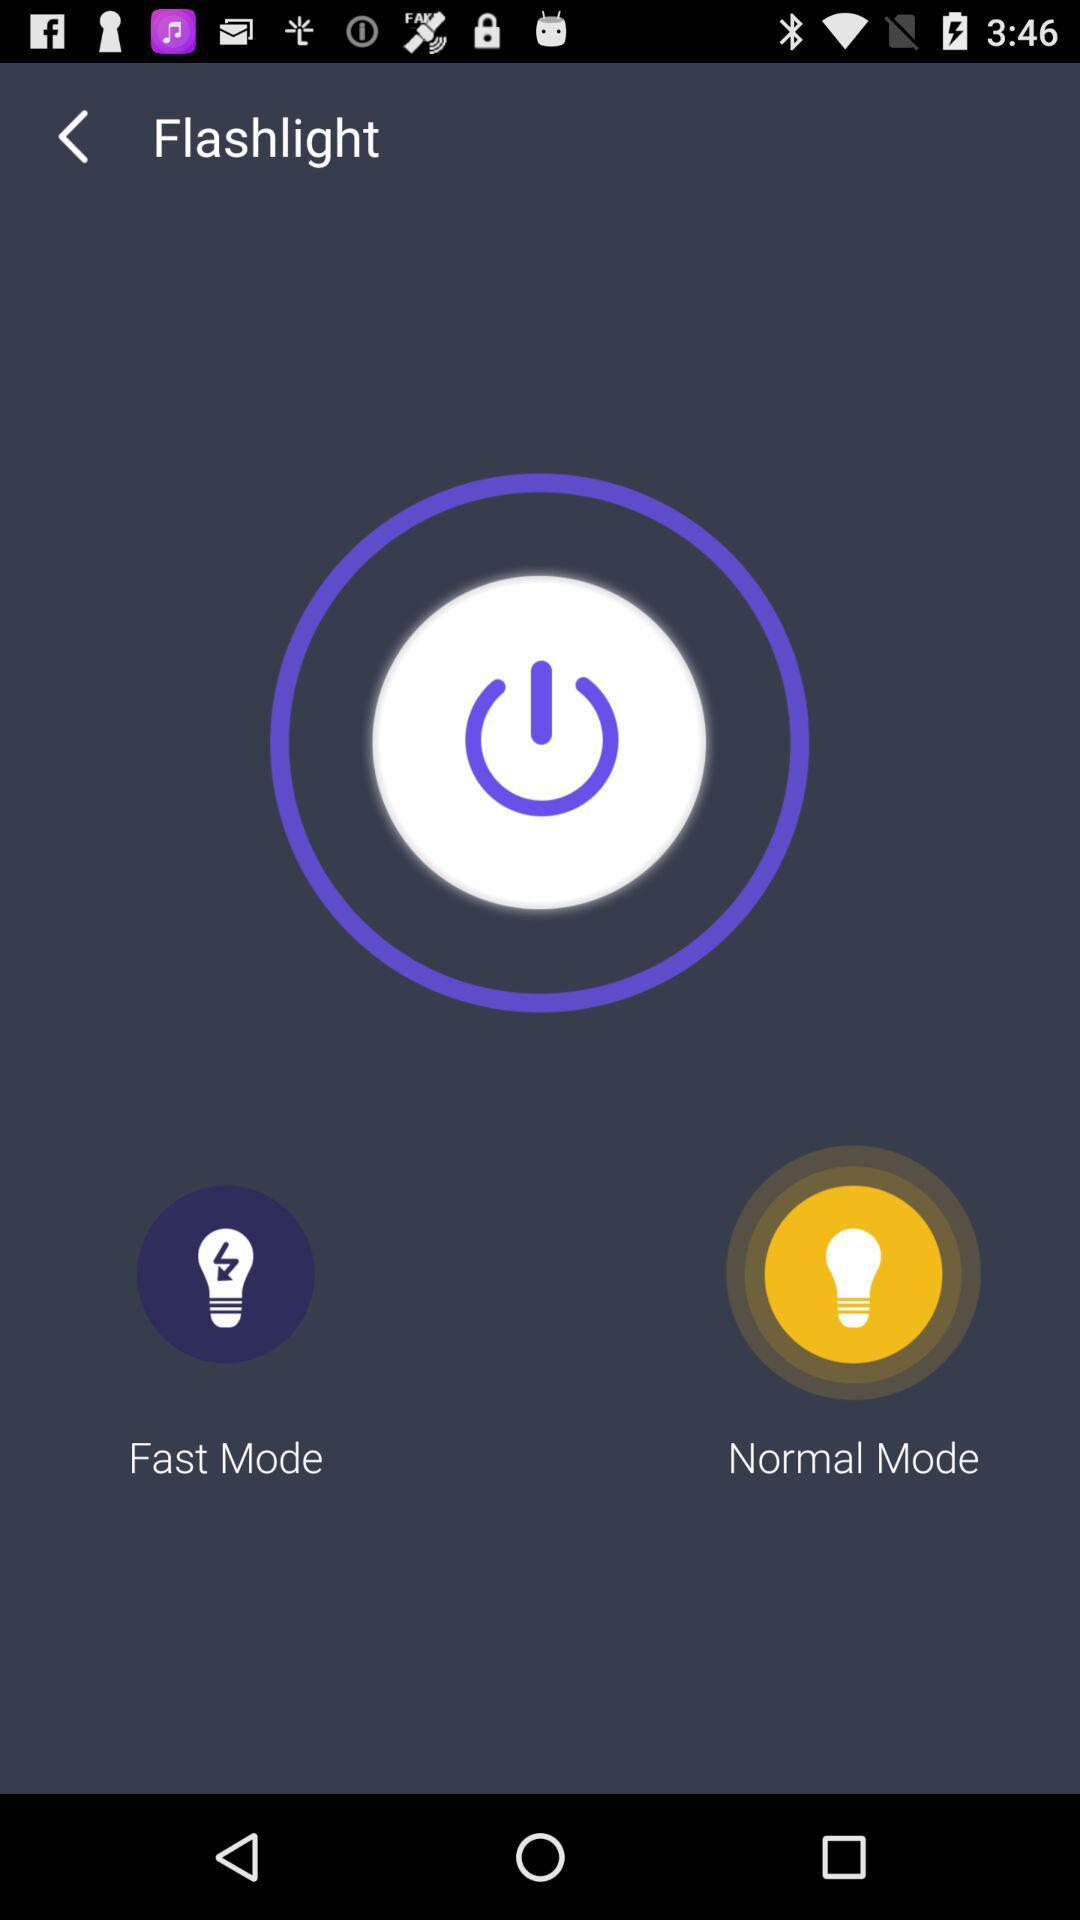  I want to click on icon above fast mode item, so click(72, 135).